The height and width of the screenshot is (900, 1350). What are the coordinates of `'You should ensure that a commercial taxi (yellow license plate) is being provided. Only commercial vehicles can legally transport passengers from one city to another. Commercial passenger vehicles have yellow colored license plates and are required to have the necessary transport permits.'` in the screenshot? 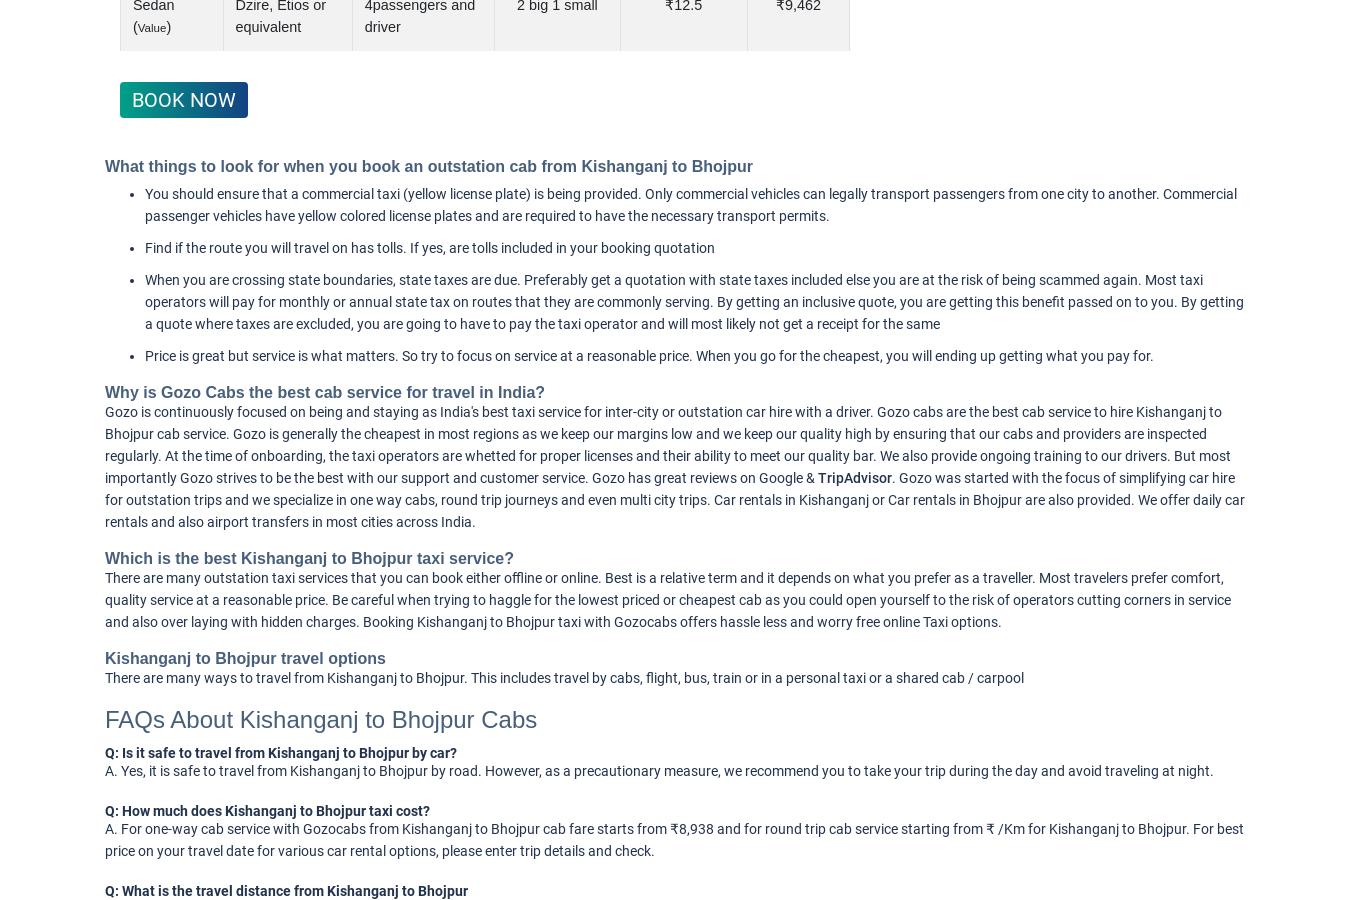 It's located at (690, 205).